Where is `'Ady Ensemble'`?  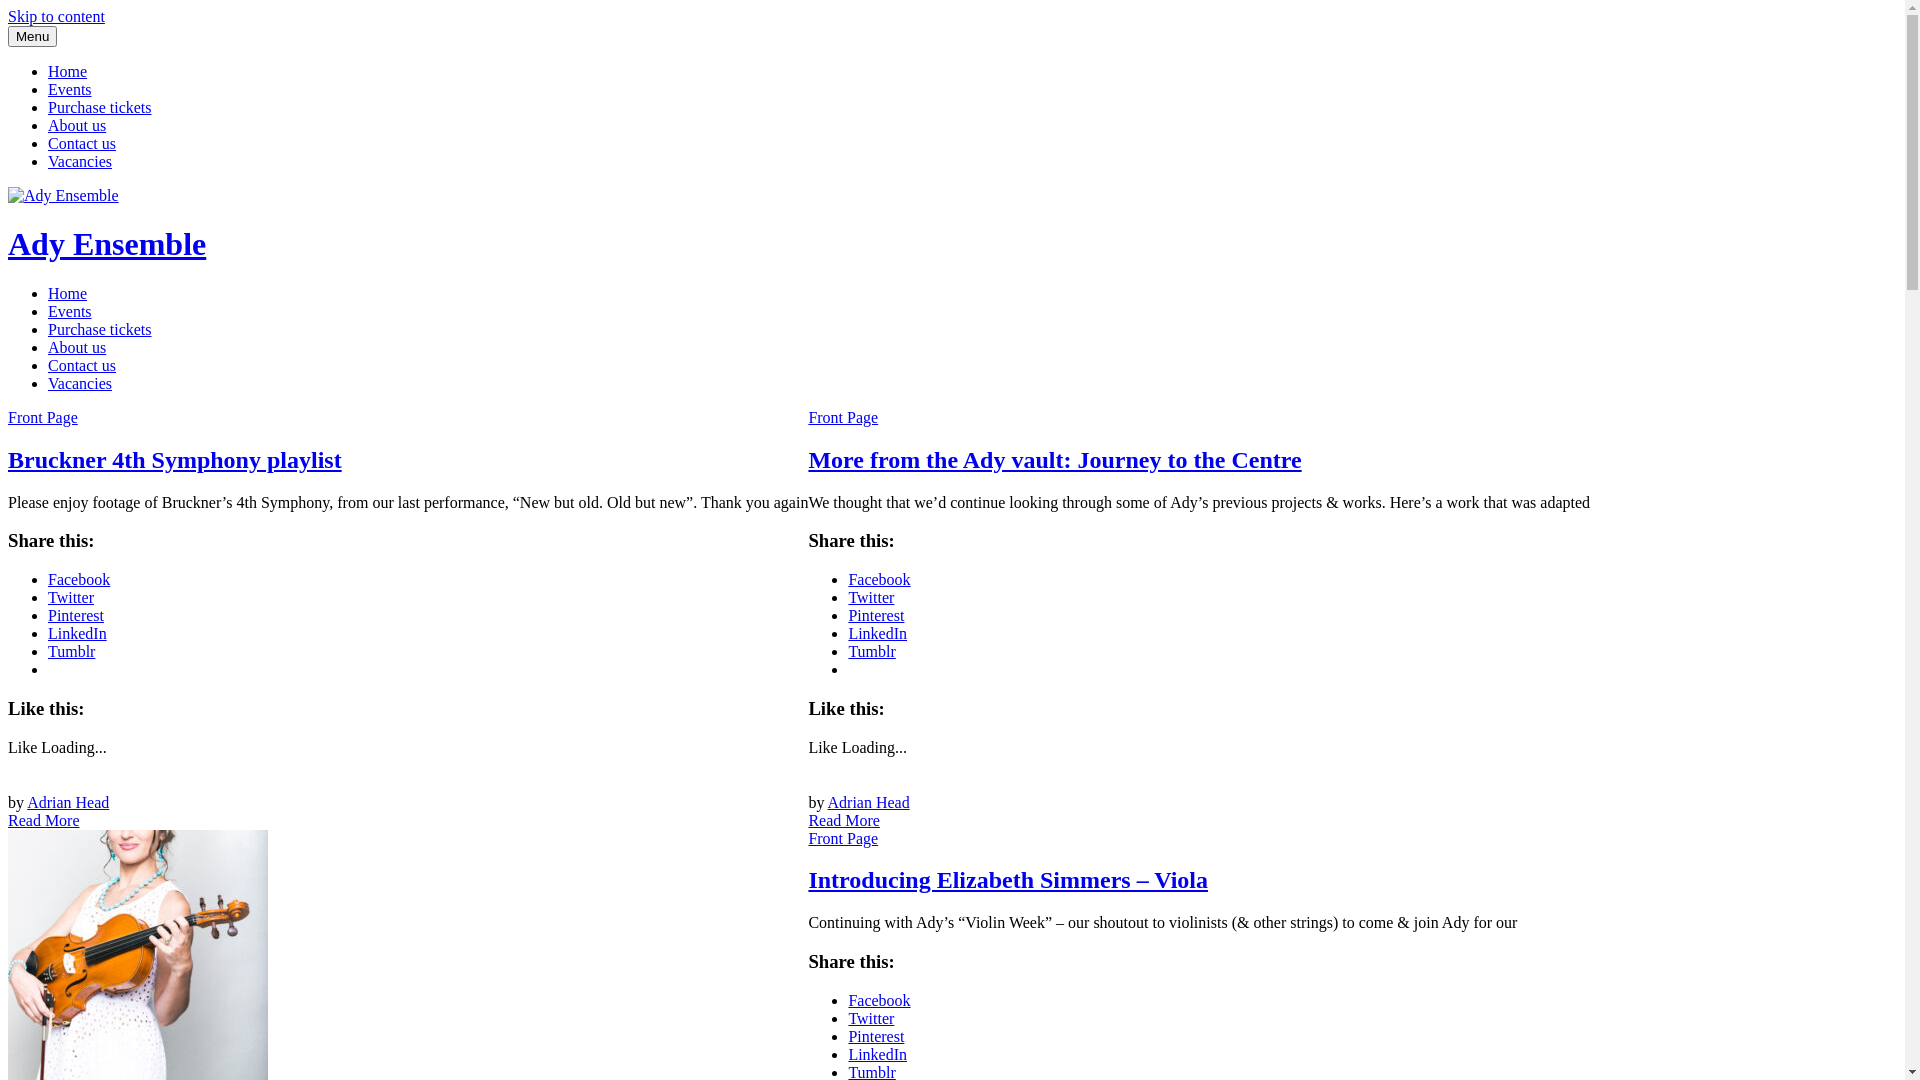
'Ady Ensemble' is located at coordinates (105, 242).